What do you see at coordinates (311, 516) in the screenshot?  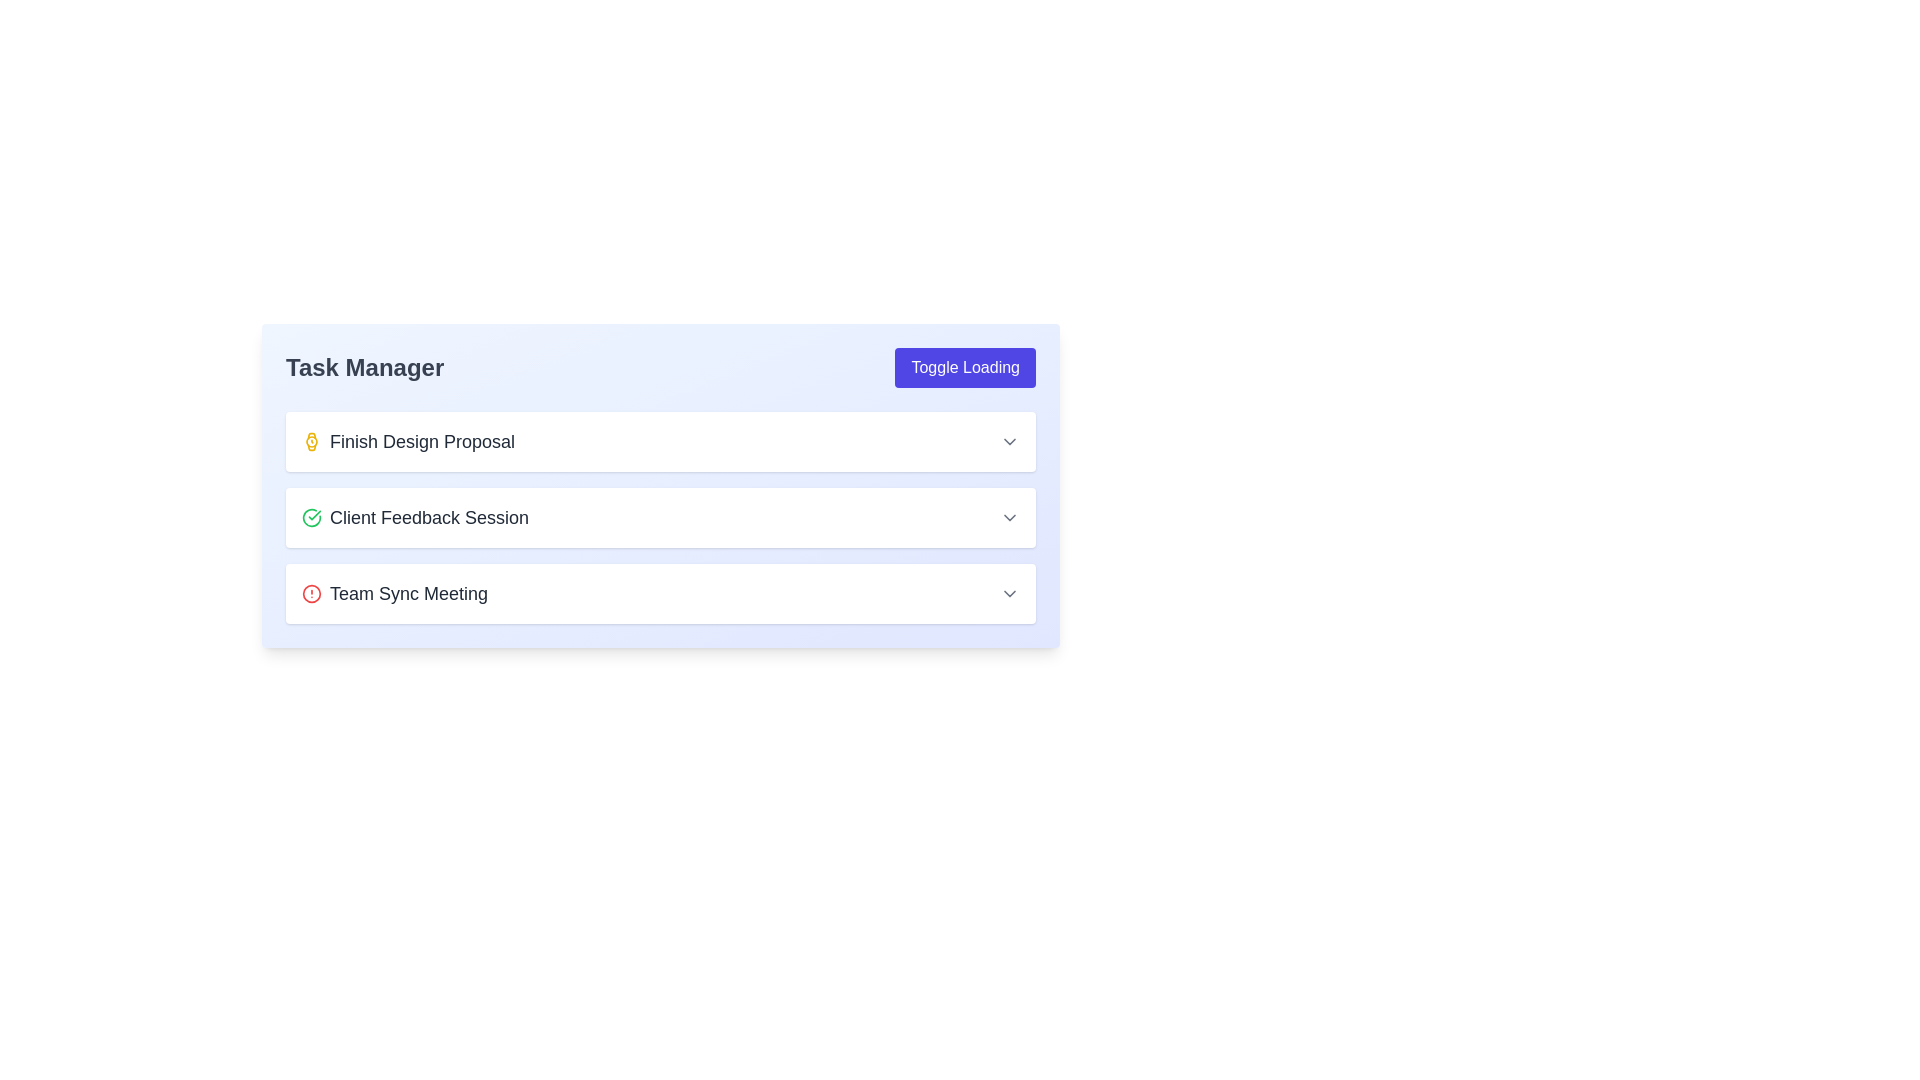 I see `the success icon located to the left of the 'Client Feedback Session' text in the 'Task Manager' section to indicate task completion` at bounding box center [311, 516].